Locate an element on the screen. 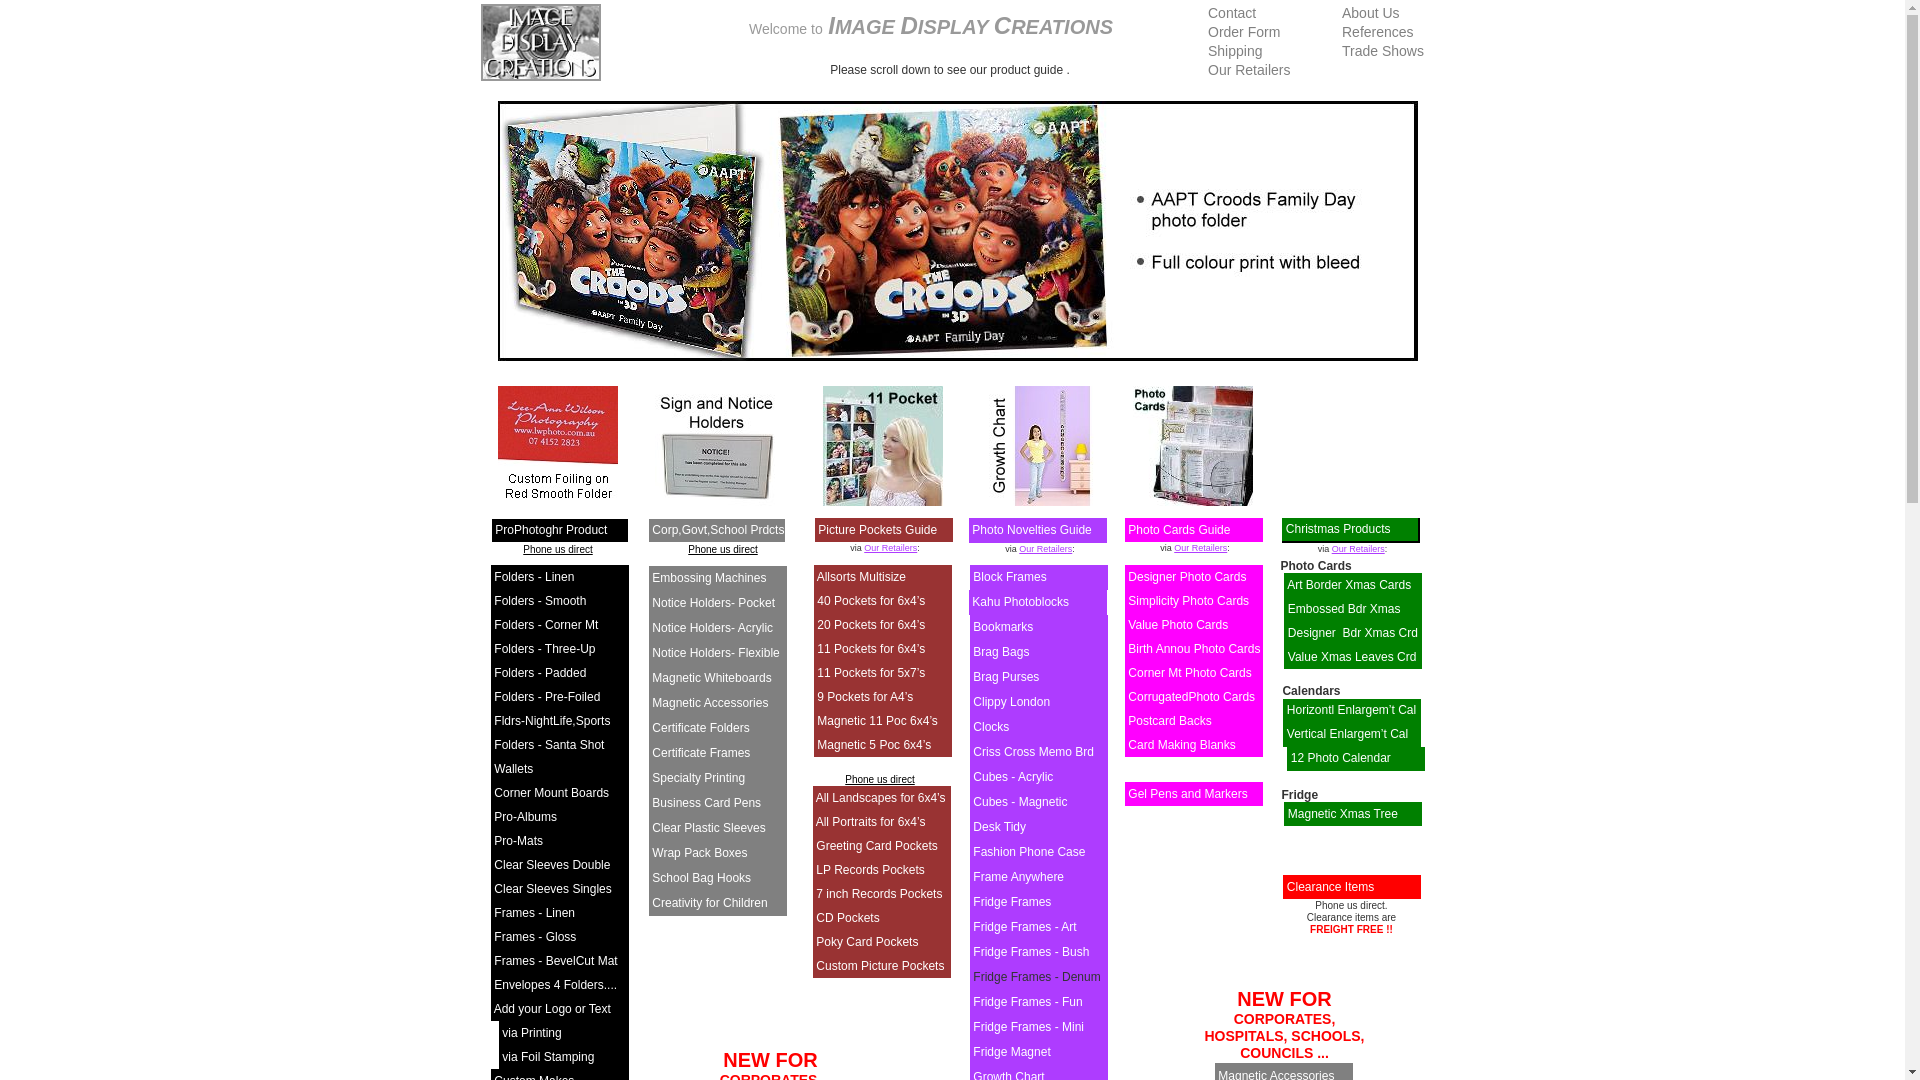 The width and height of the screenshot is (1920, 1080). 'Designer Photo Cards' is located at coordinates (1186, 577).